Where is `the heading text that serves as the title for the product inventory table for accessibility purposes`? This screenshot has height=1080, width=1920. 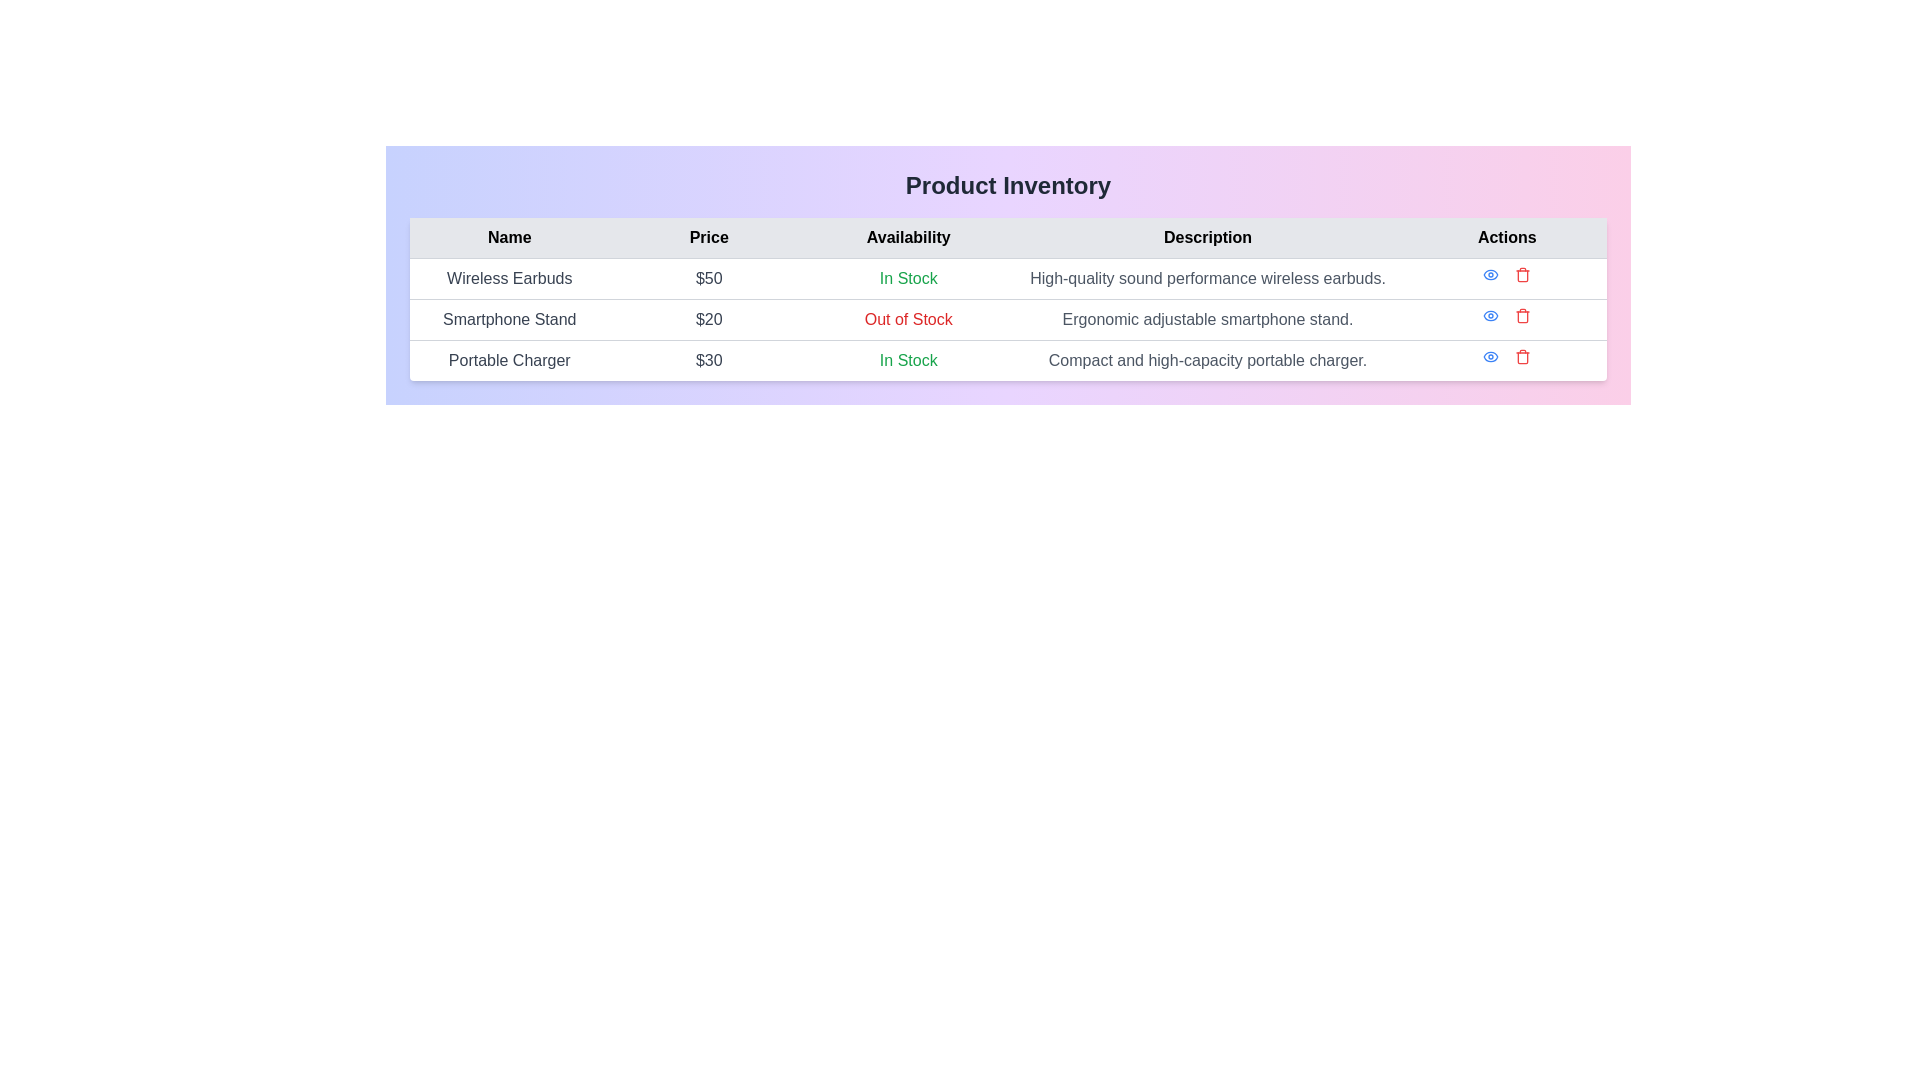 the heading text that serves as the title for the product inventory table for accessibility purposes is located at coordinates (1008, 185).